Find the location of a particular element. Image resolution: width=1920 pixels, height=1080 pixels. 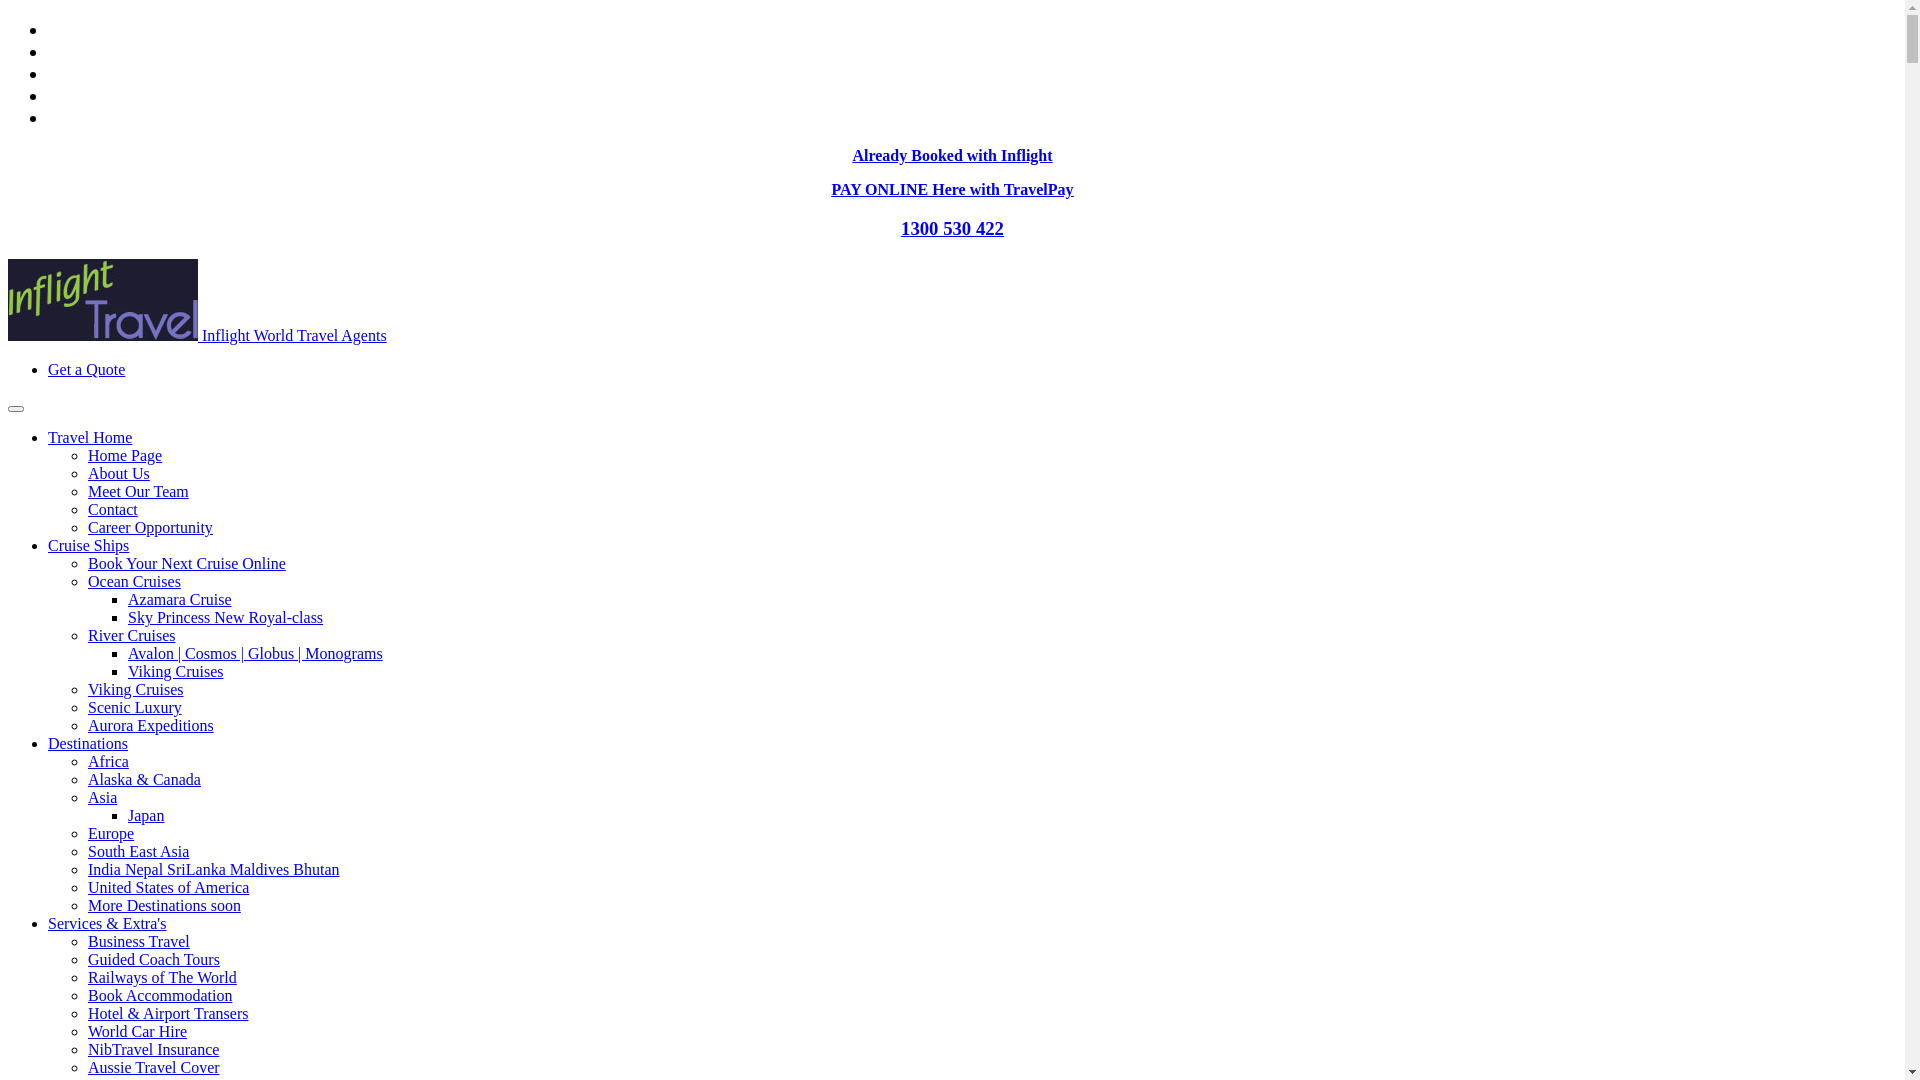

'Hotel & Airport Transers' is located at coordinates (86, 1013).